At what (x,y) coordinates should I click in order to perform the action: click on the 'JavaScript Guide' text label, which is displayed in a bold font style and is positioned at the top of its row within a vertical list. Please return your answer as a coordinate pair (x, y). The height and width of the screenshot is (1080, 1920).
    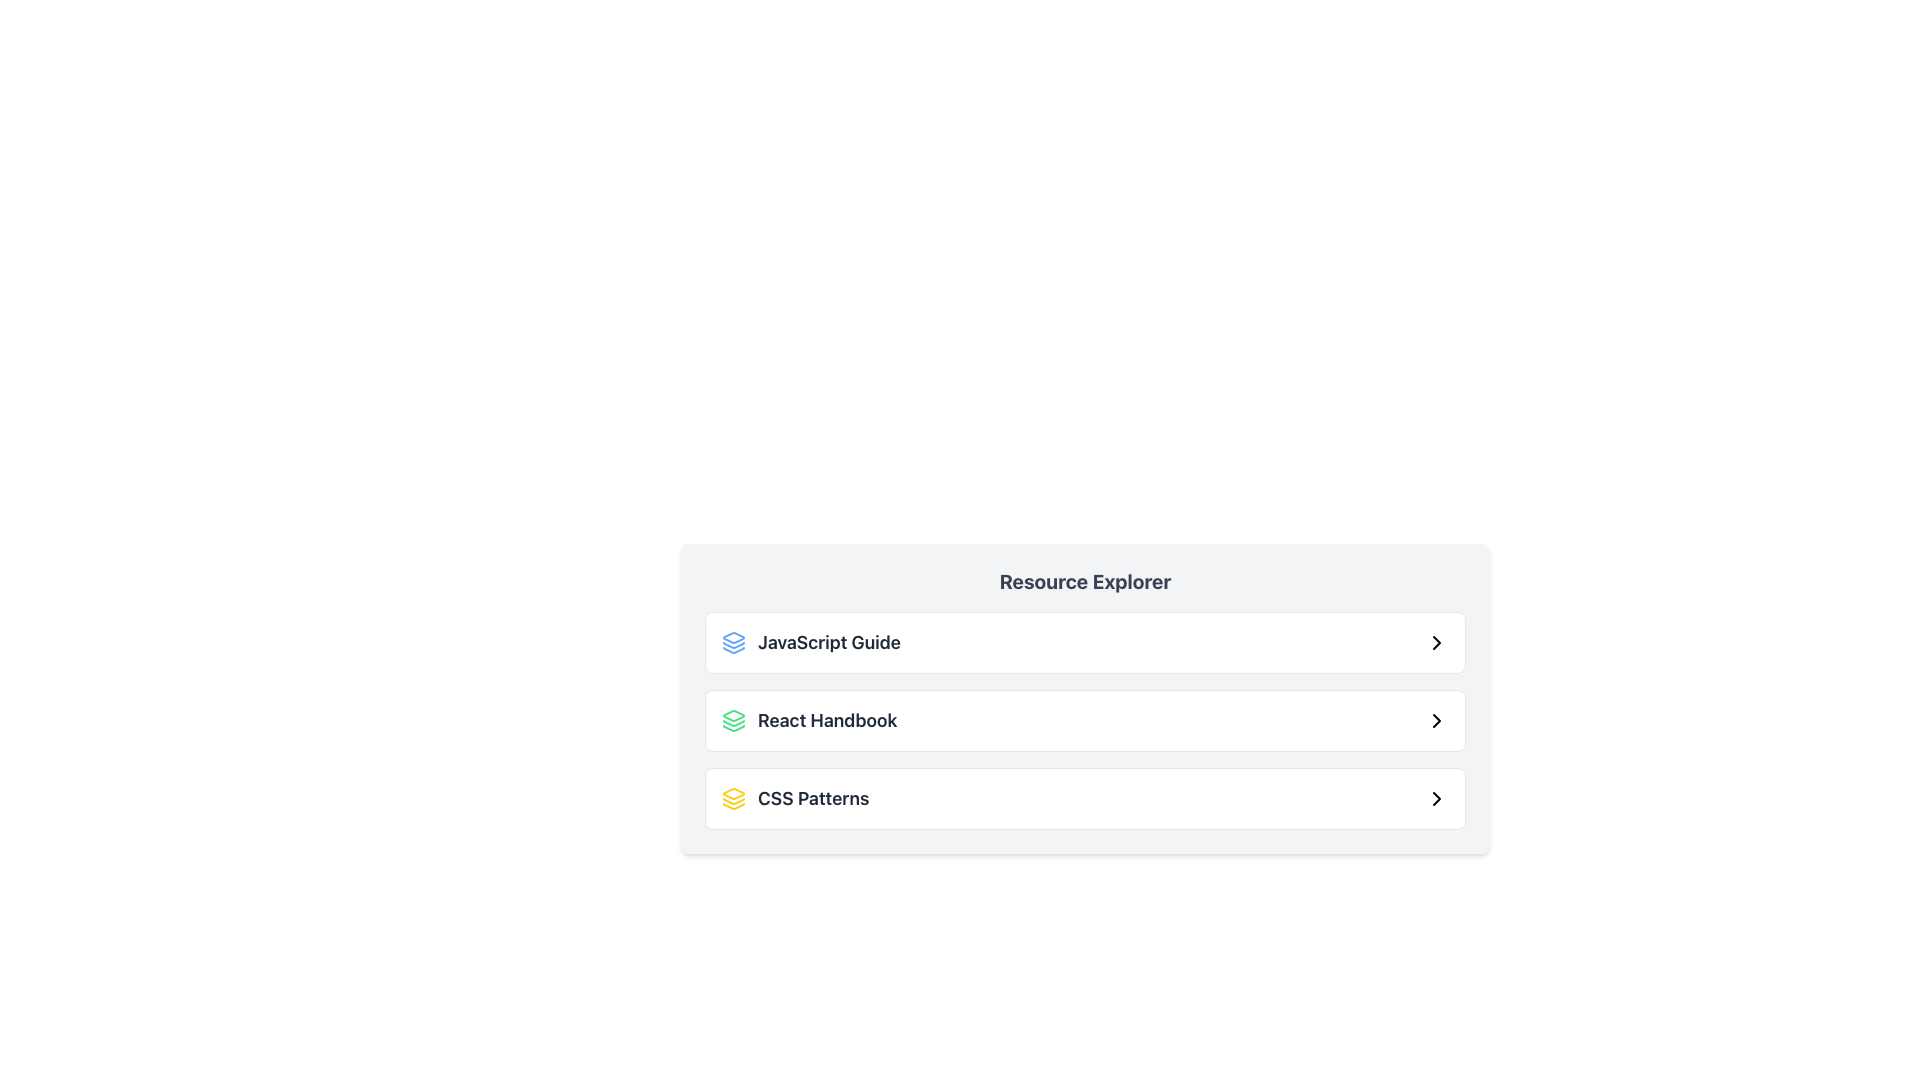
    Looking at the image, I should click on (829, 643).